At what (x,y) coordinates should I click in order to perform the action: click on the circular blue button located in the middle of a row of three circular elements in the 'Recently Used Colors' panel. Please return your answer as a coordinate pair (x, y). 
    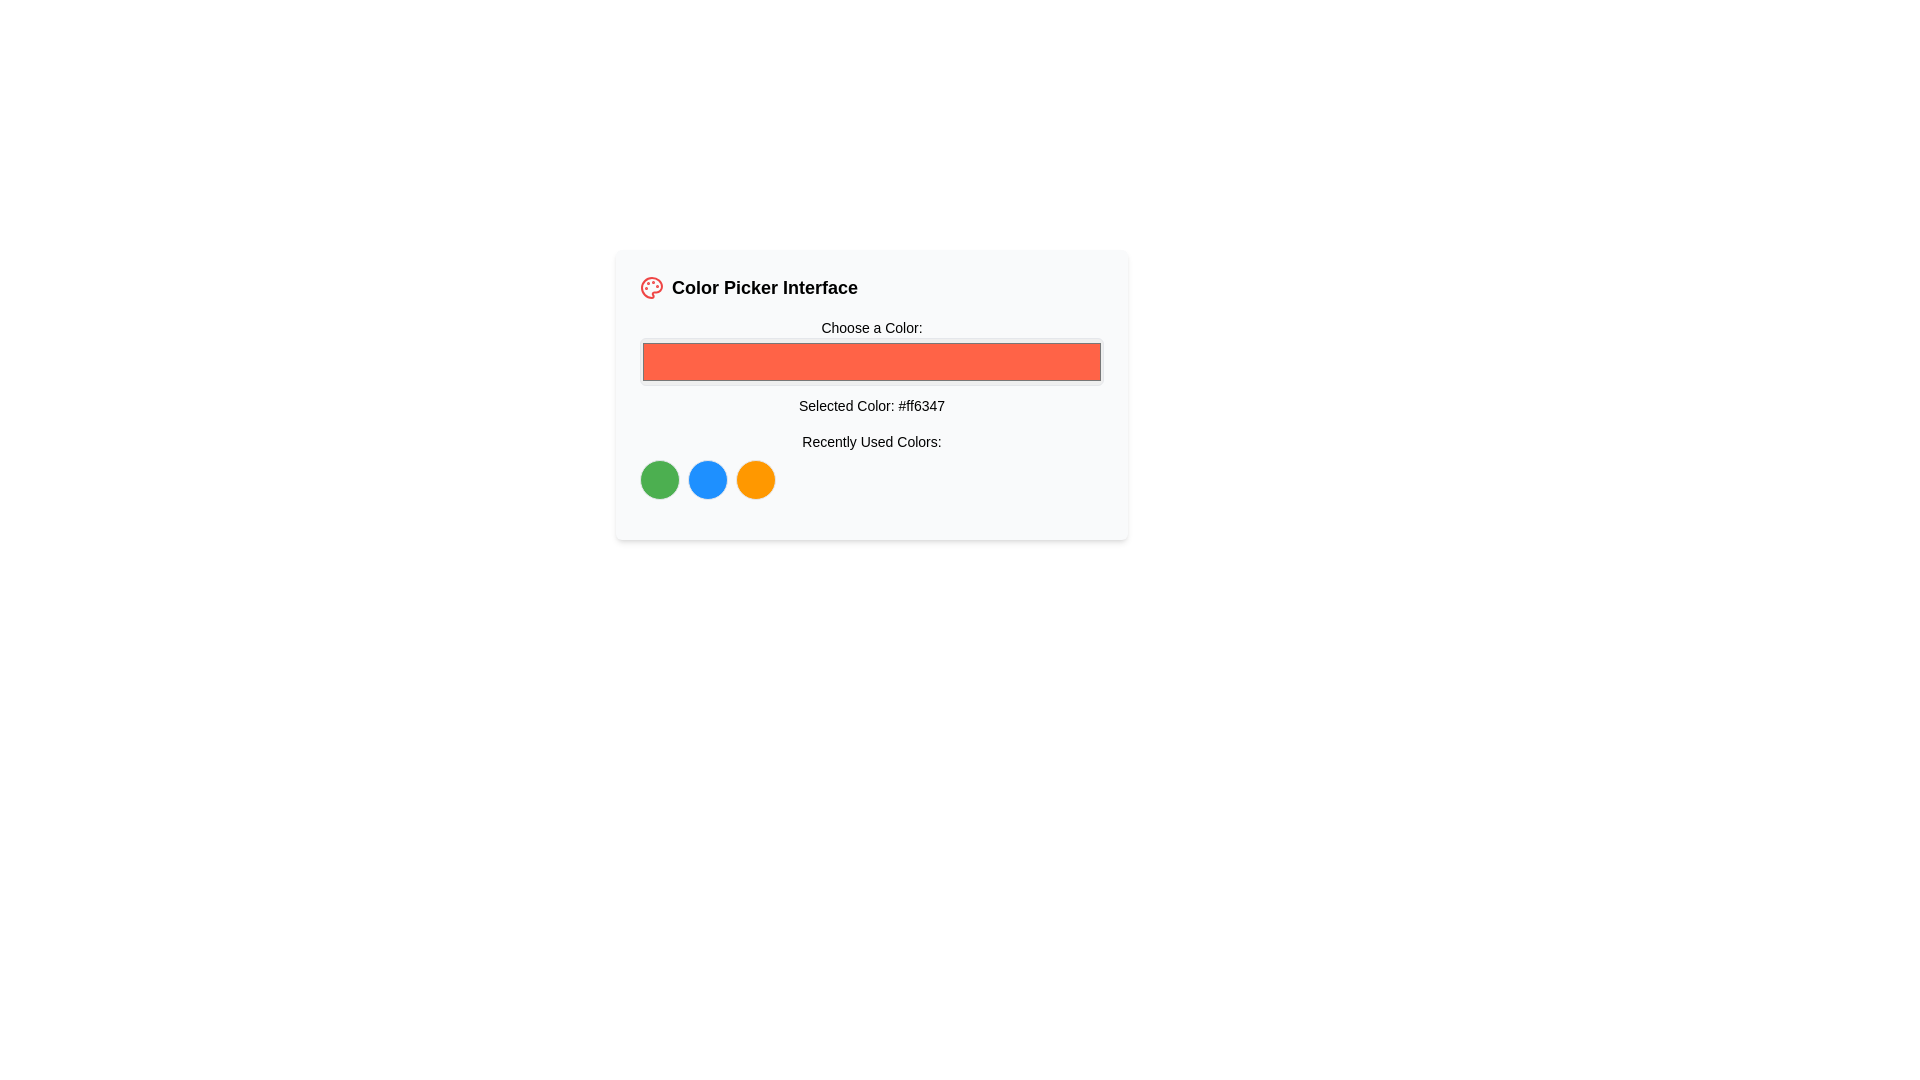
    Looking at the image, I should click on (708, 479).